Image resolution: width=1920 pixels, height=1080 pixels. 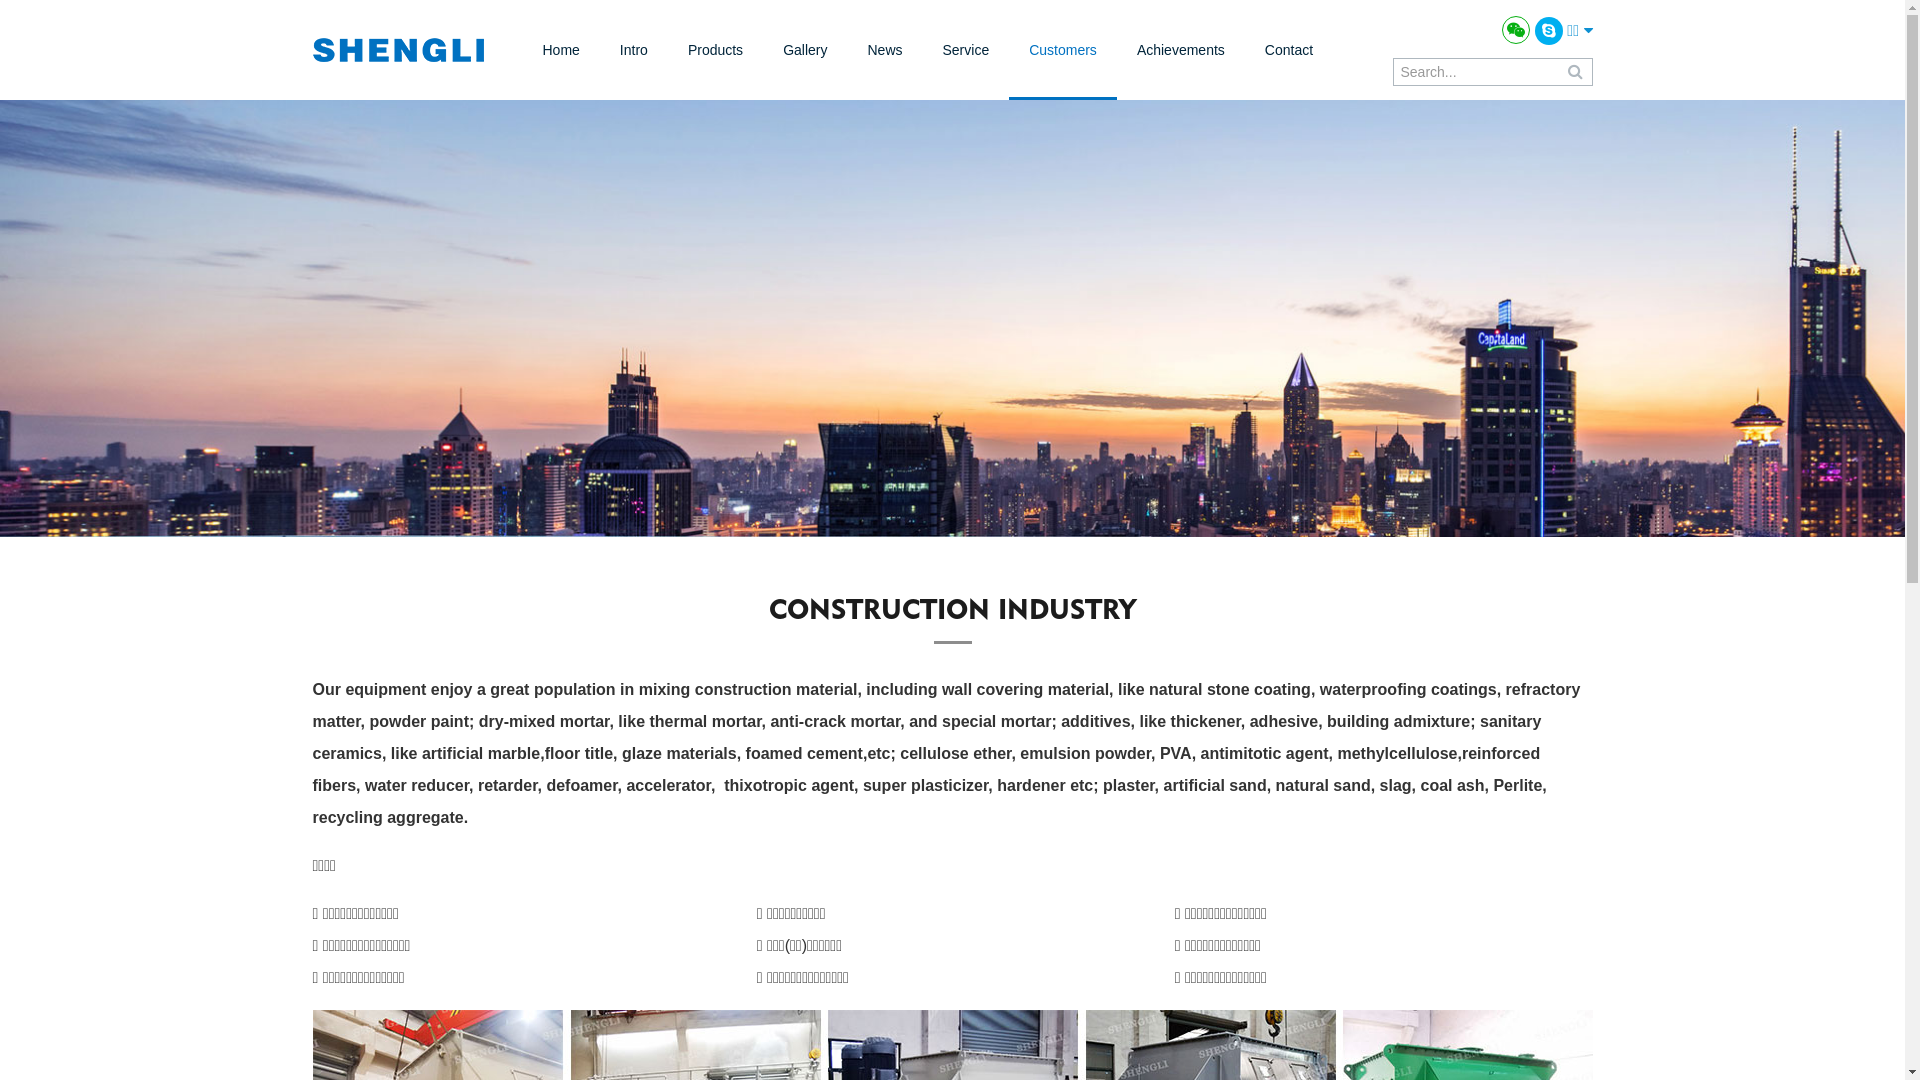 What do you see at coordinates (883, 49) in the screenshot?
I see `'News'` at bounding box center [883, 49].